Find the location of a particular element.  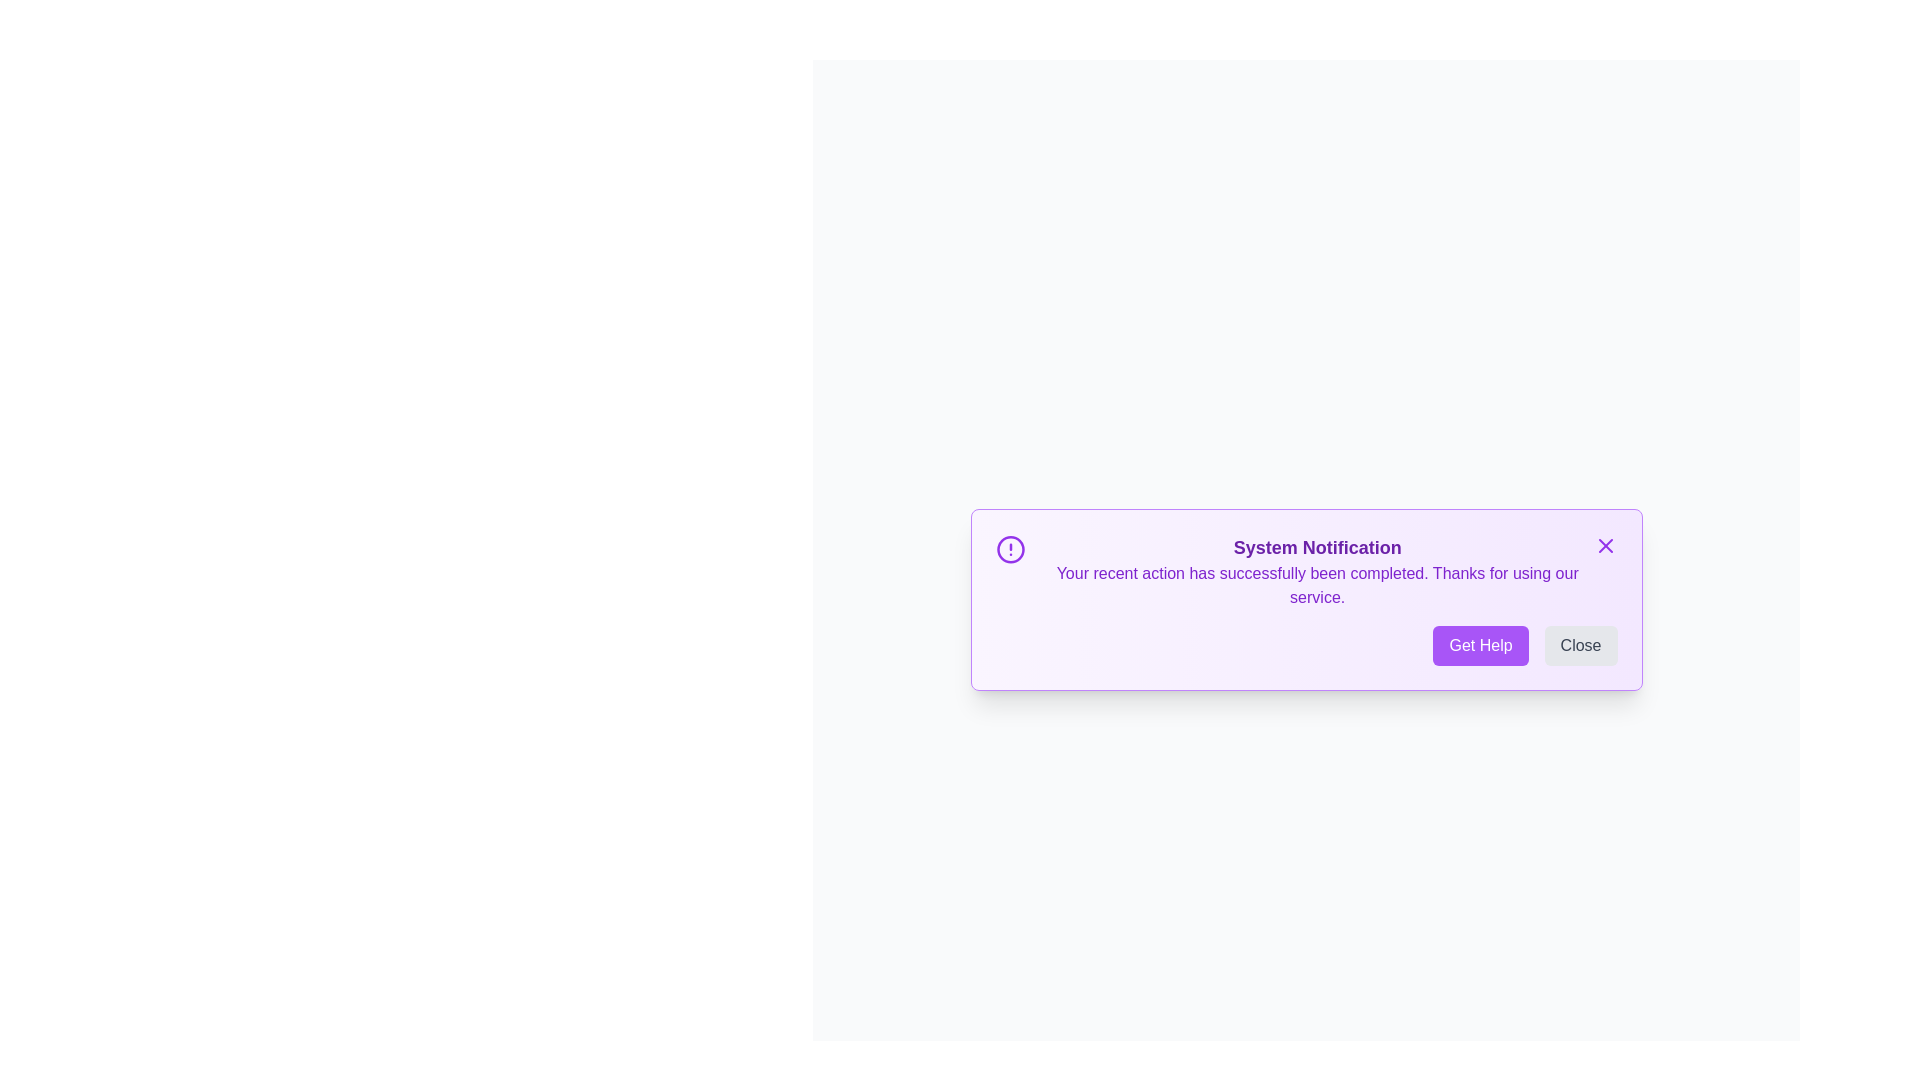

the circular UI component within the notification icon that visually indicates a notification type or importance level is located at coordinates (1010, 550).